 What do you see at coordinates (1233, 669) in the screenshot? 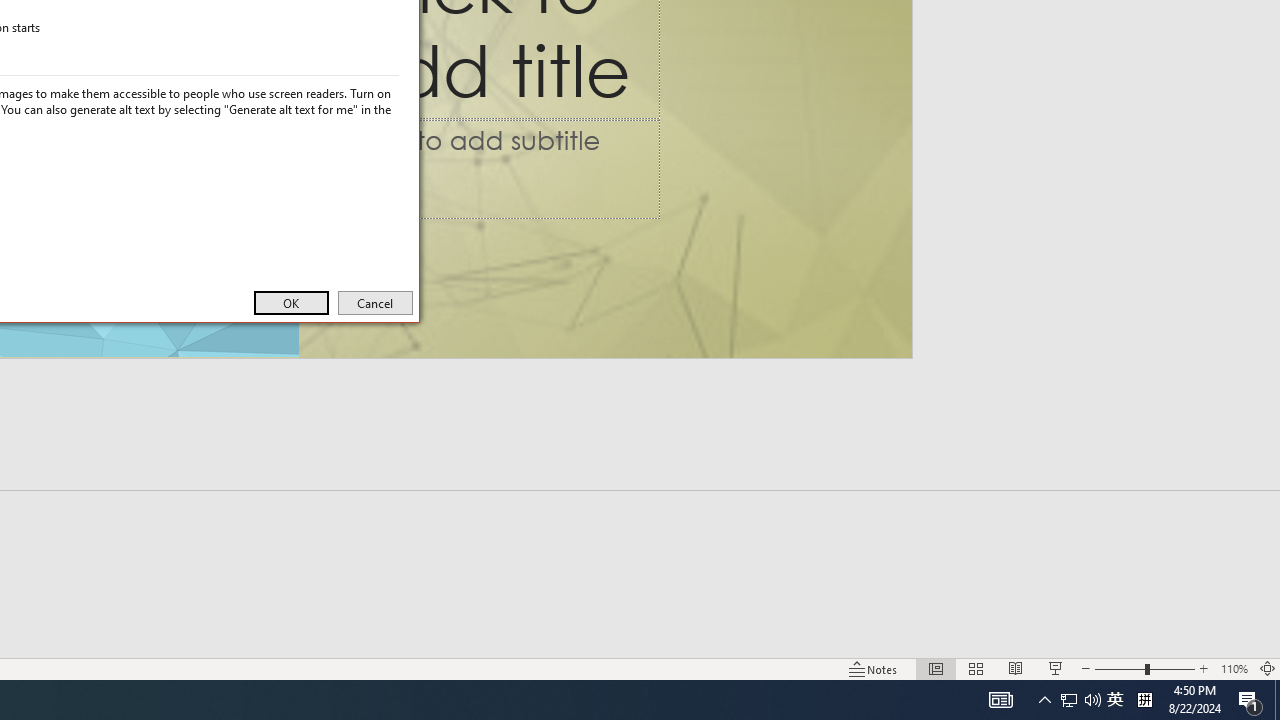
I see `'Zoom 110%'` at bounding box center [1233, 669].